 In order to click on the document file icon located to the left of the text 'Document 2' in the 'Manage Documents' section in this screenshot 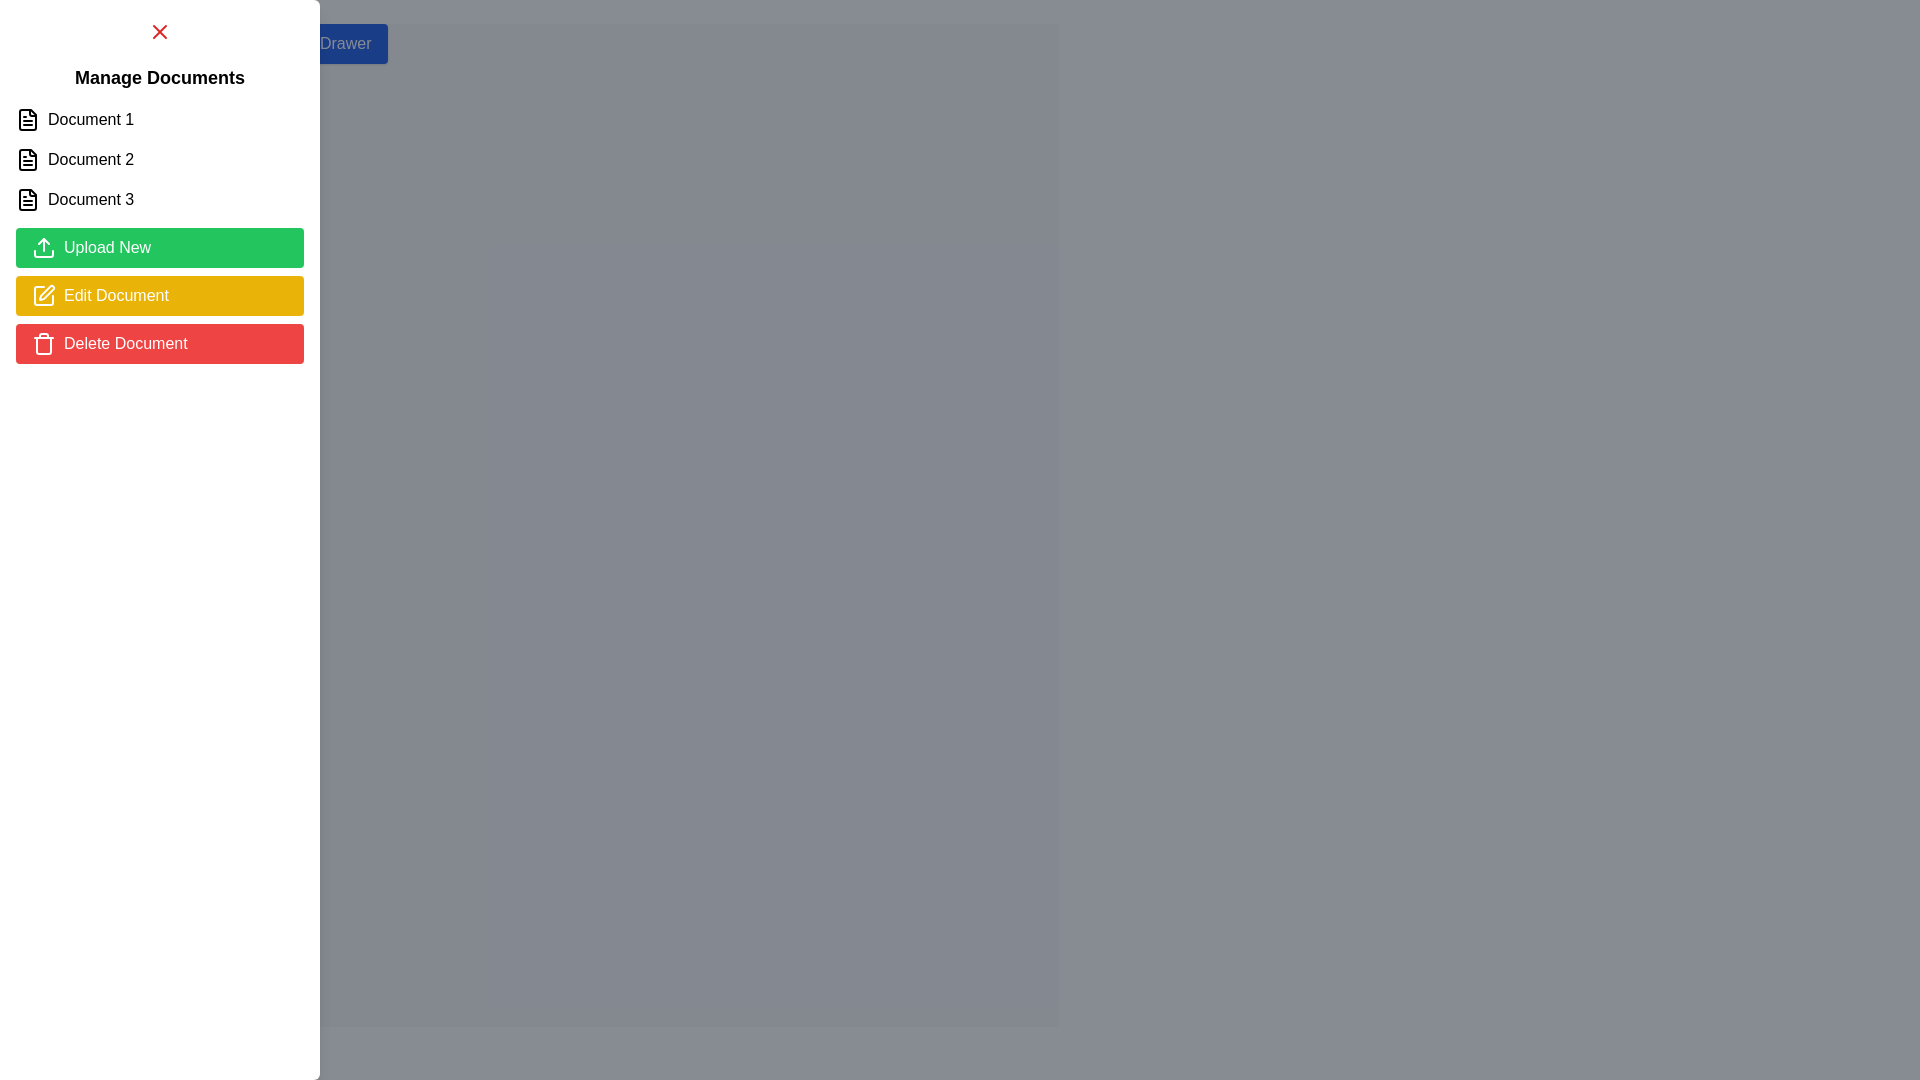, I will do `click(28, 158)`.